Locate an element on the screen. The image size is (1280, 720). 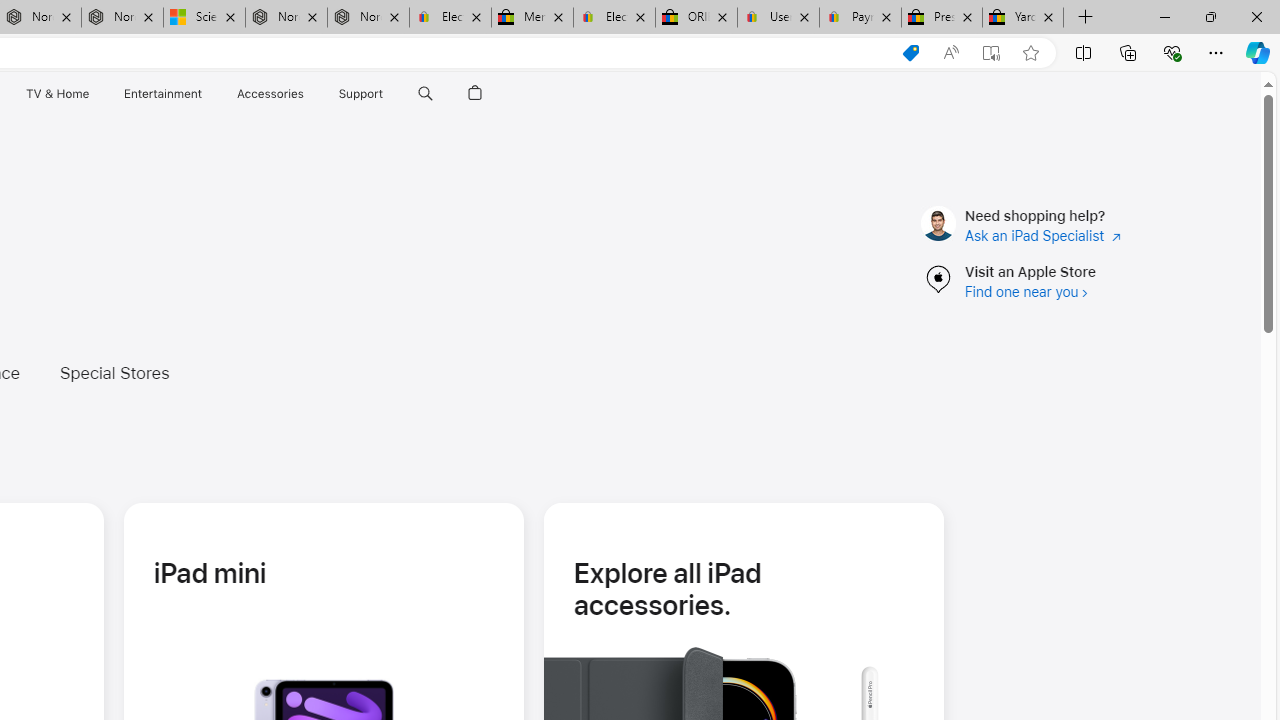
'Accessories menu' is located at coordinates (306, 93).